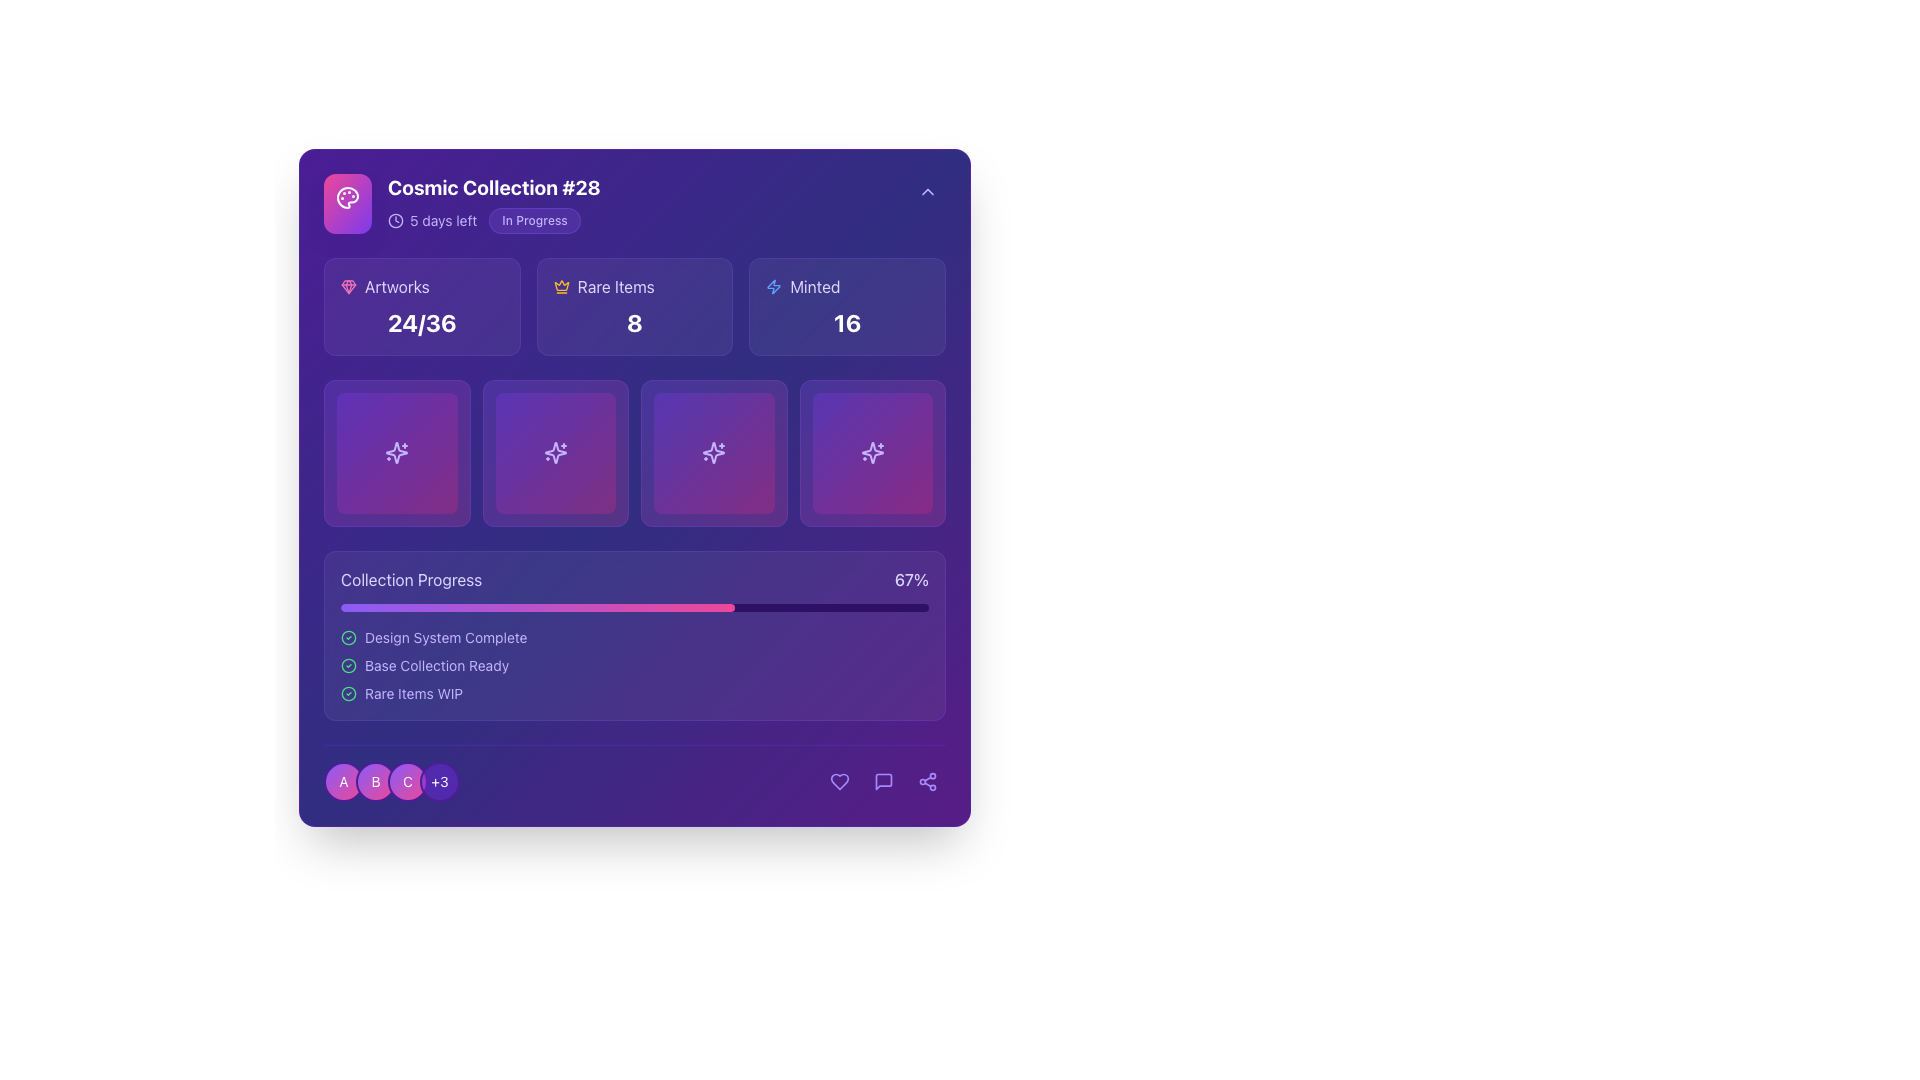 Image resolution: width=1920 pixels, height=1080 pixels. I want to click on the icon representing a gem or collection item located in the top-left corner of the purple card header, adjacent to the text 'Cosmic Collection #28', so click(349, 286).